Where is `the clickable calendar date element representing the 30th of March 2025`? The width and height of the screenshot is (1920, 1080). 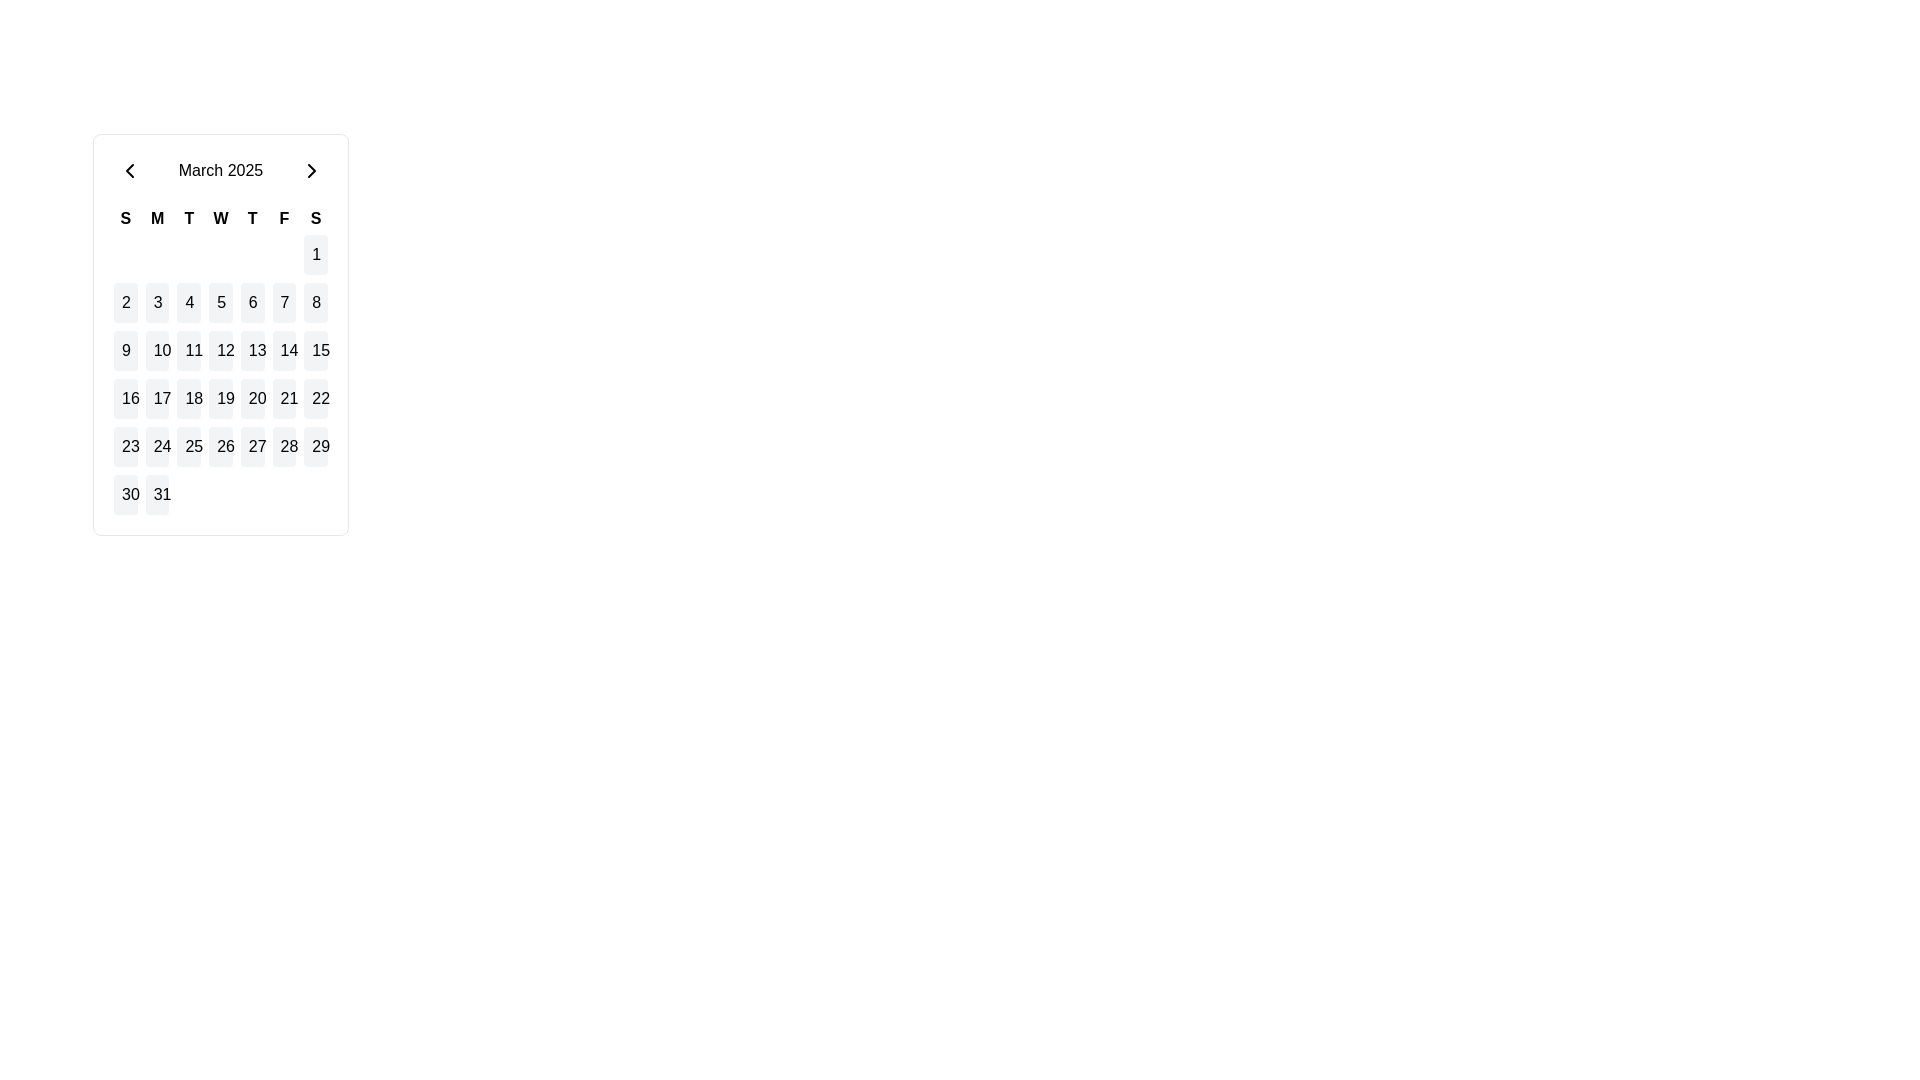
the clickable calendar date element representing the 30th of March 2025 is located at coordinates (124, 494).